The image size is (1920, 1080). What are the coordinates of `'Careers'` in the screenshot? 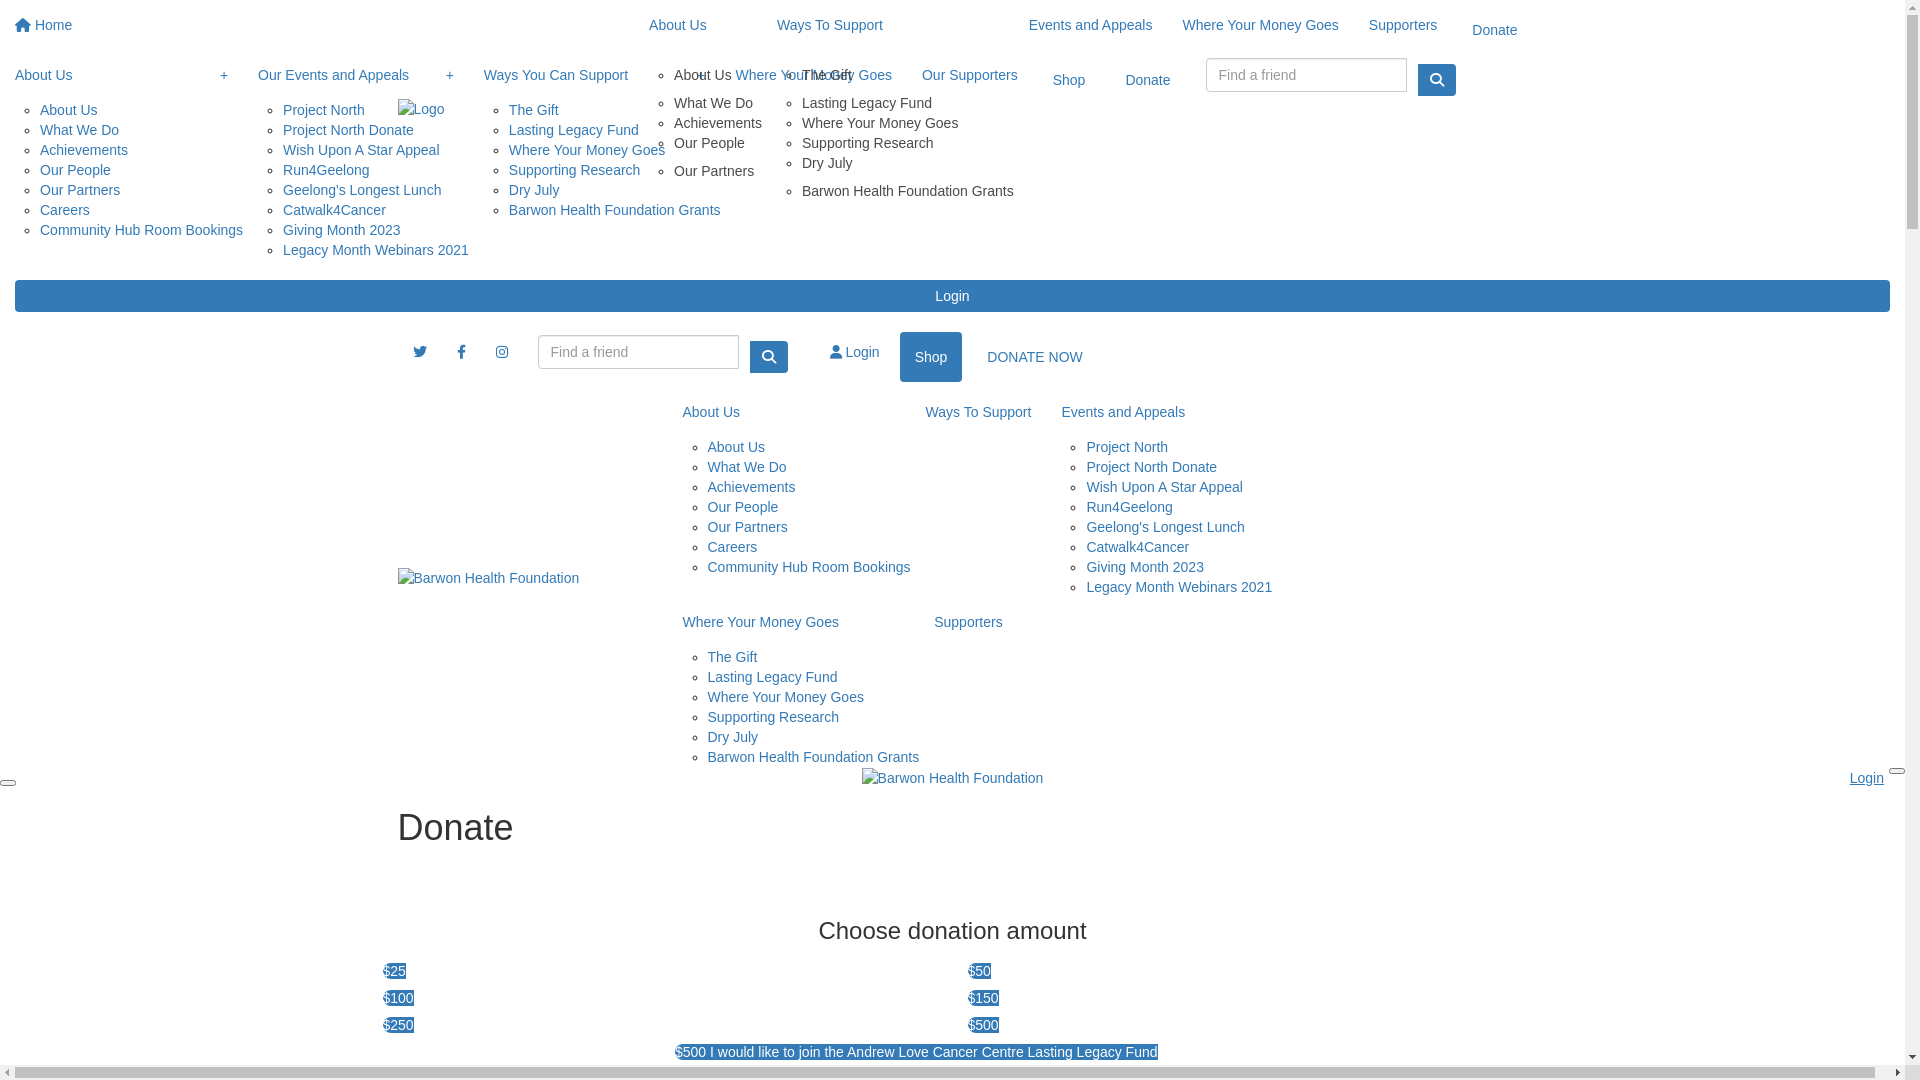 It's located at (65, 209).